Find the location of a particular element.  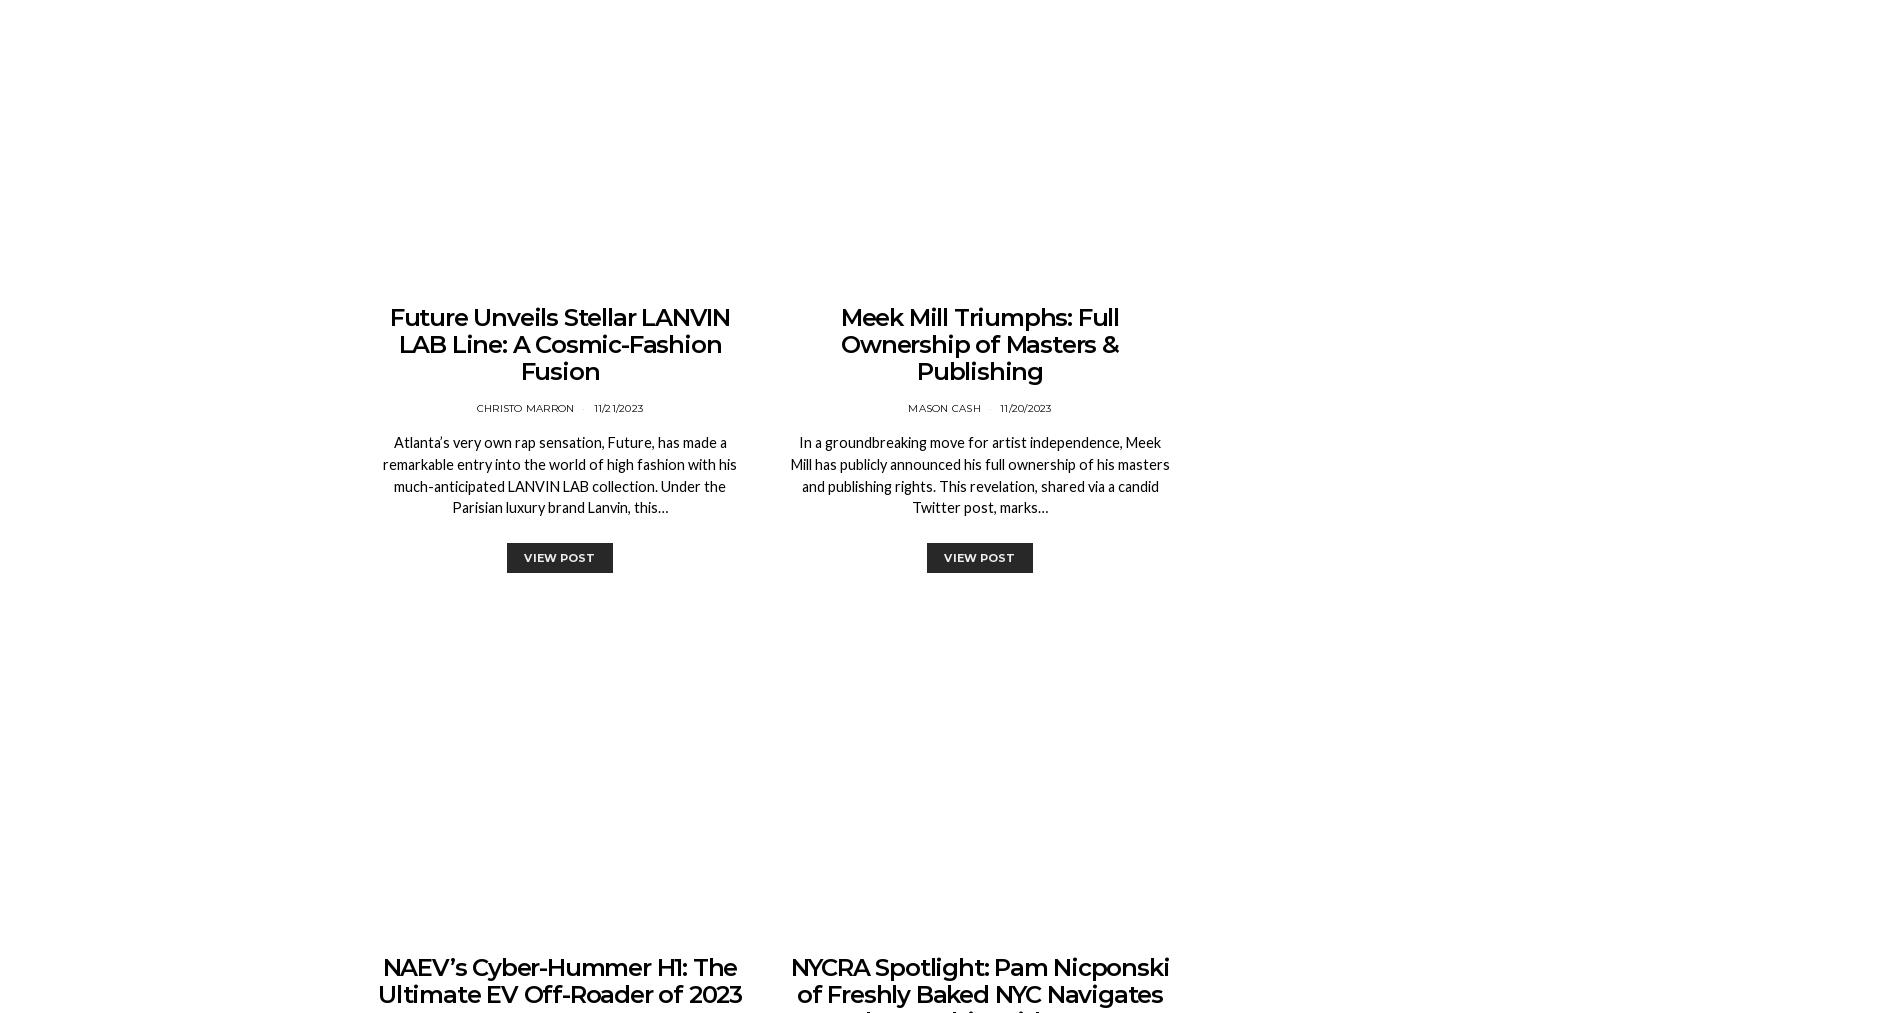

'Future Unveils Stellar LANVIN LAB Line: A Cosmic-Fashion Fusion' is located at coordinates (559, 344).